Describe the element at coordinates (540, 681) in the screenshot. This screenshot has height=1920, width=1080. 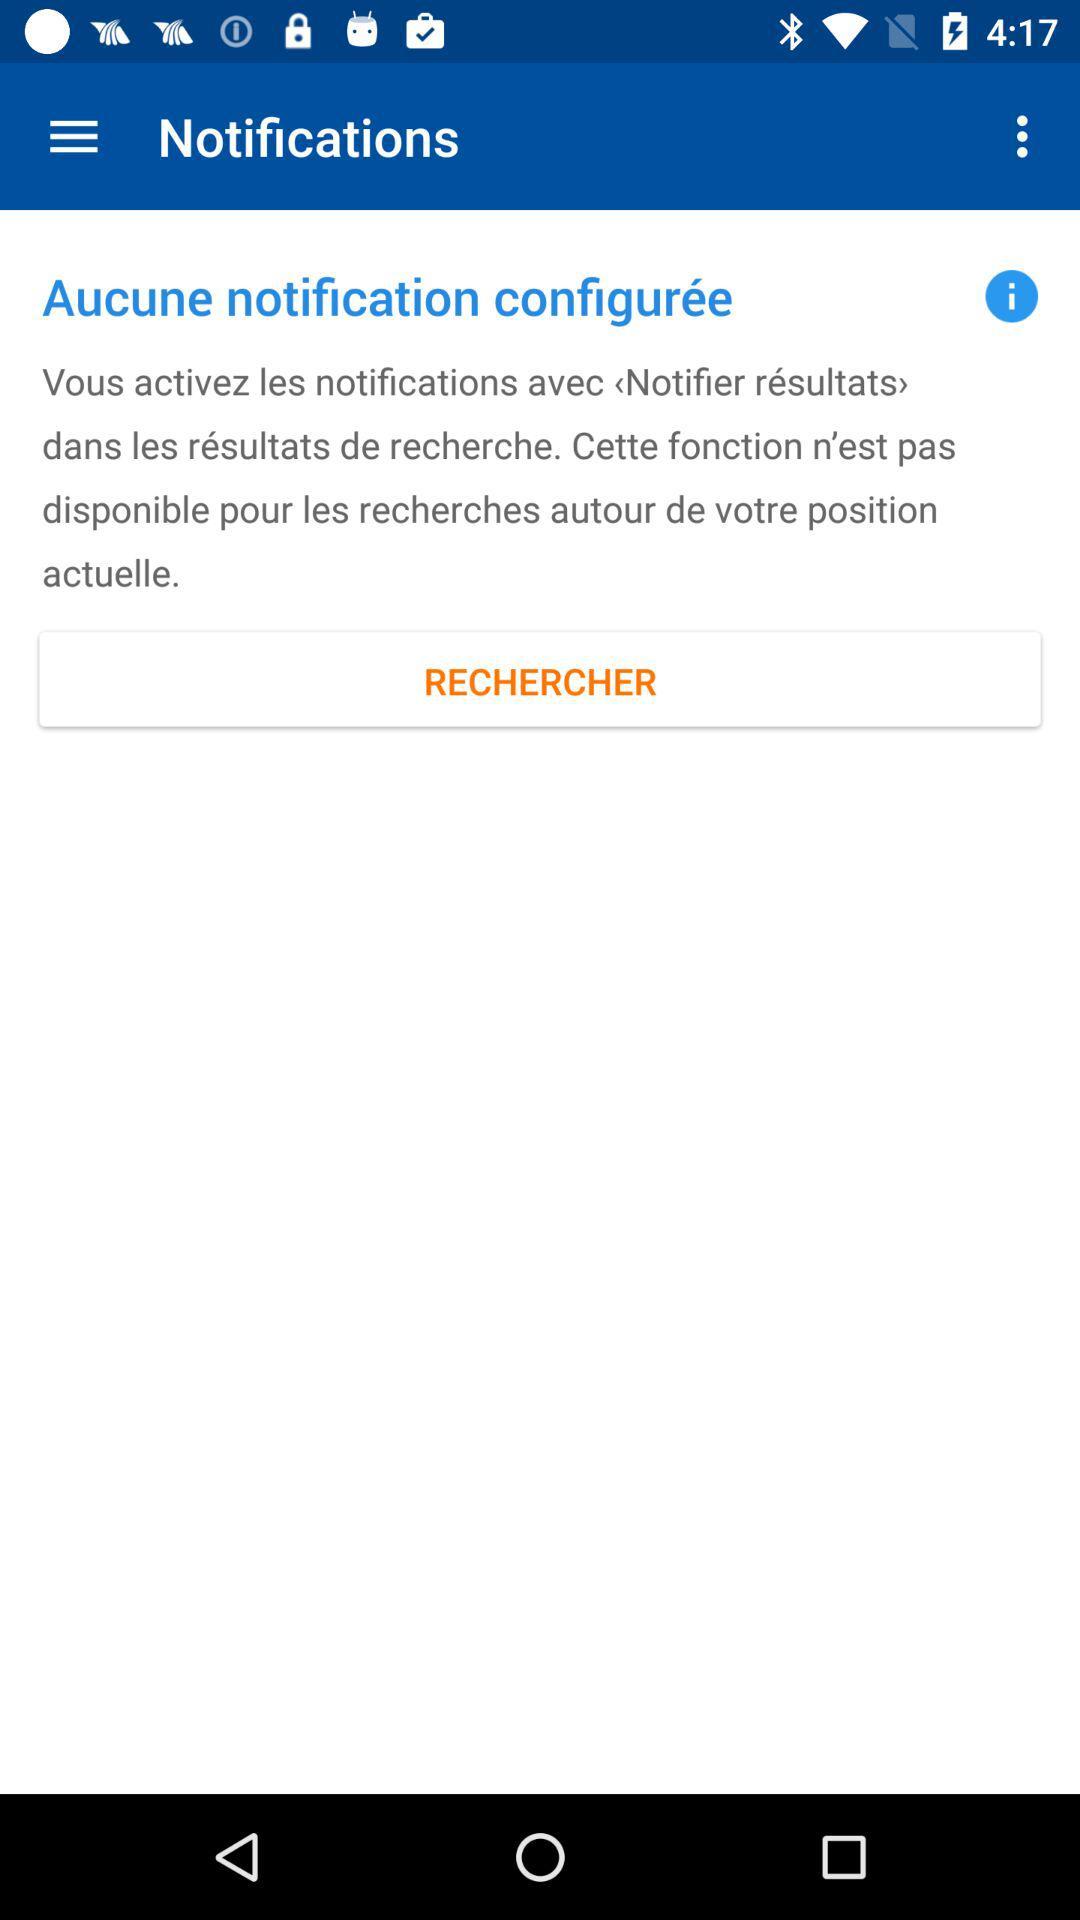
I see `icon at the center` at that location.